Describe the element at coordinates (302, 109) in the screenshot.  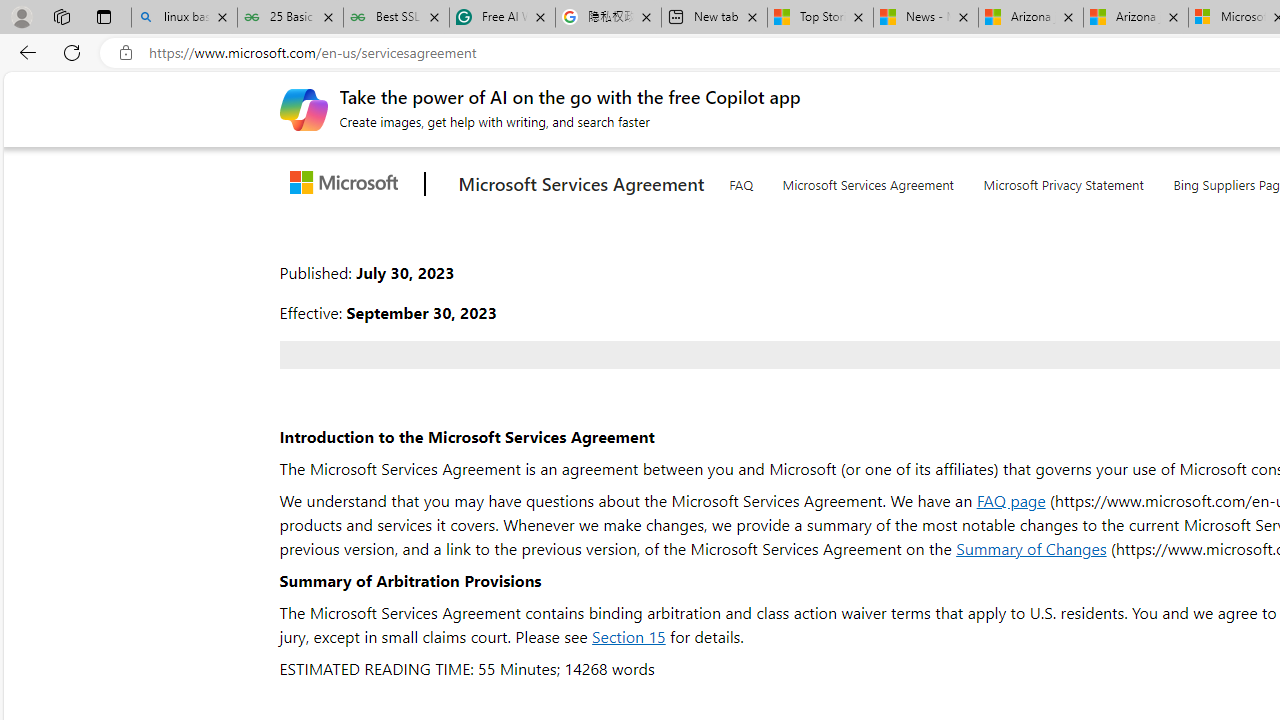
I see `'Create images, get help with writing, and search faster'` at that location.